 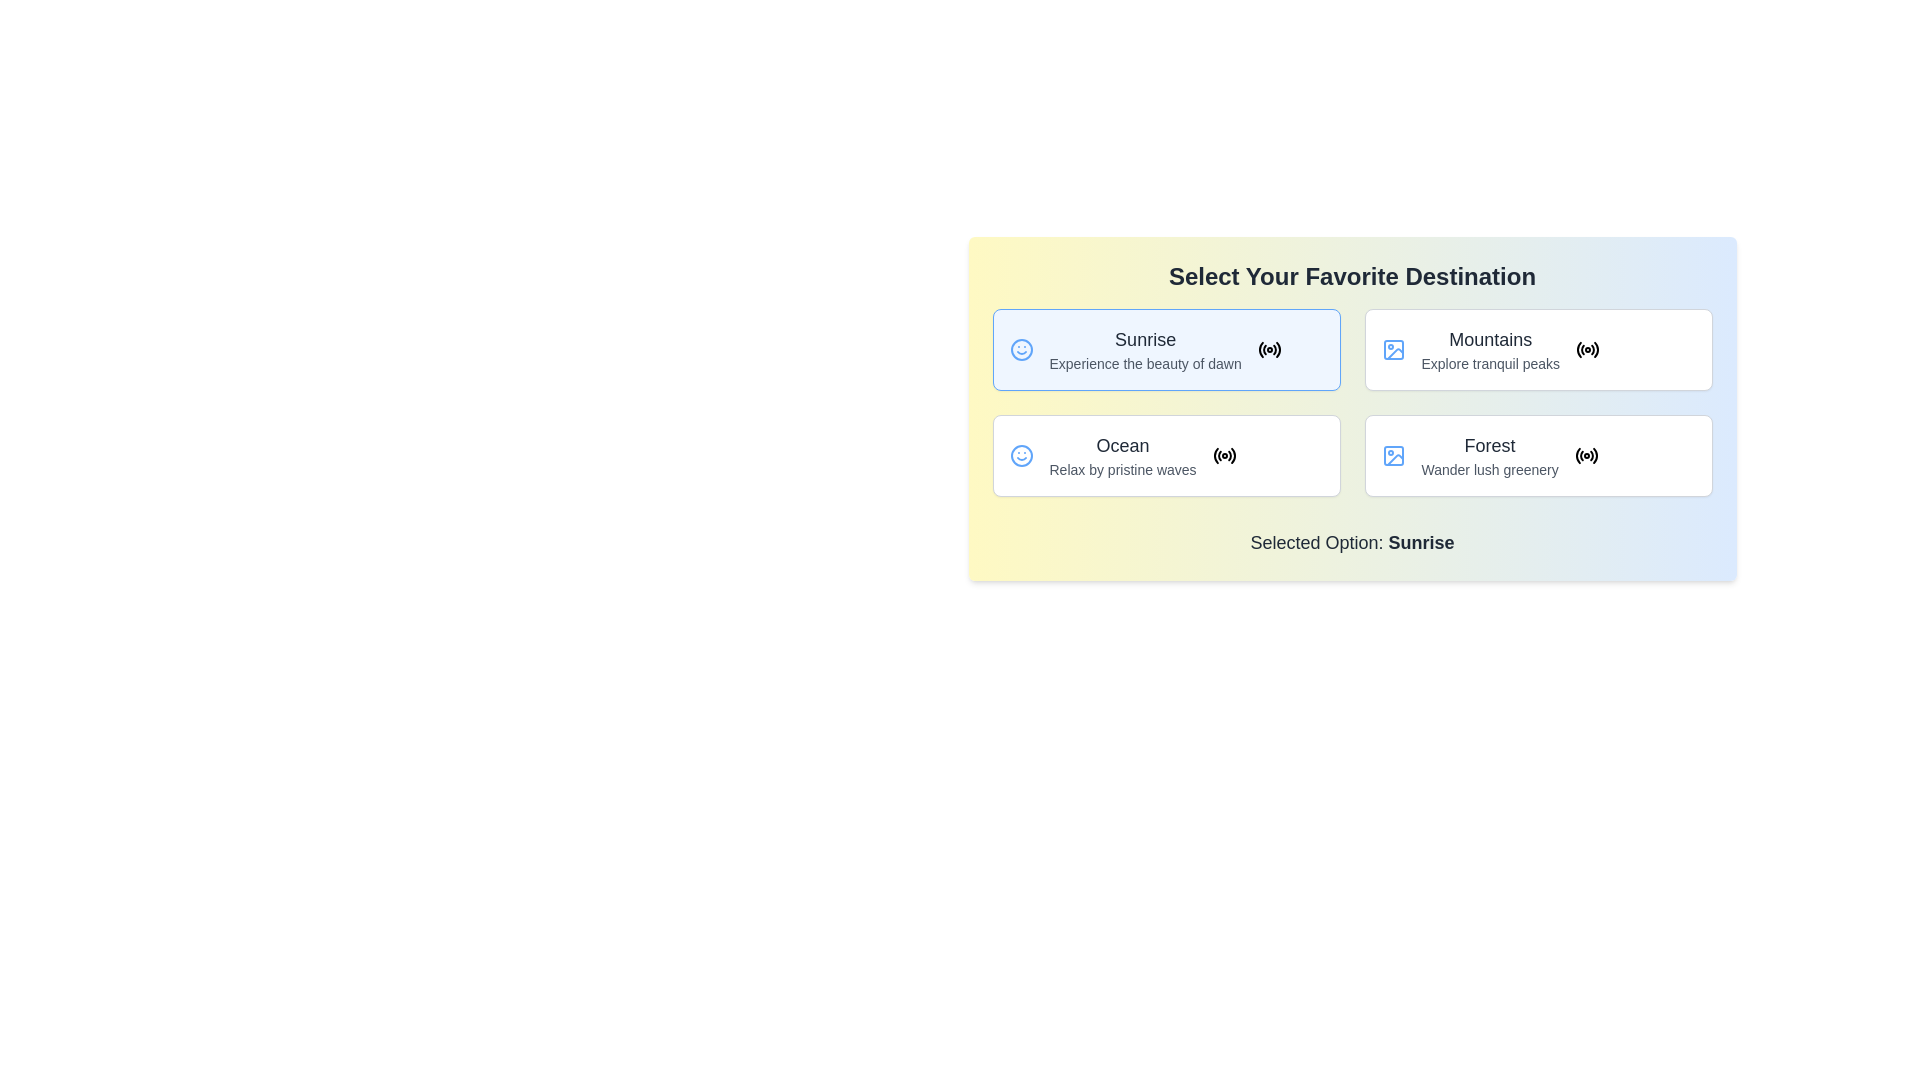 What do you see at coordinates (1021, 455) in the screenshot?
I see `the icon located in the upper-left corner of the 'Ocean Relax by pristine waves' card for accessibility navigation` at bounding box center [1021, 455].